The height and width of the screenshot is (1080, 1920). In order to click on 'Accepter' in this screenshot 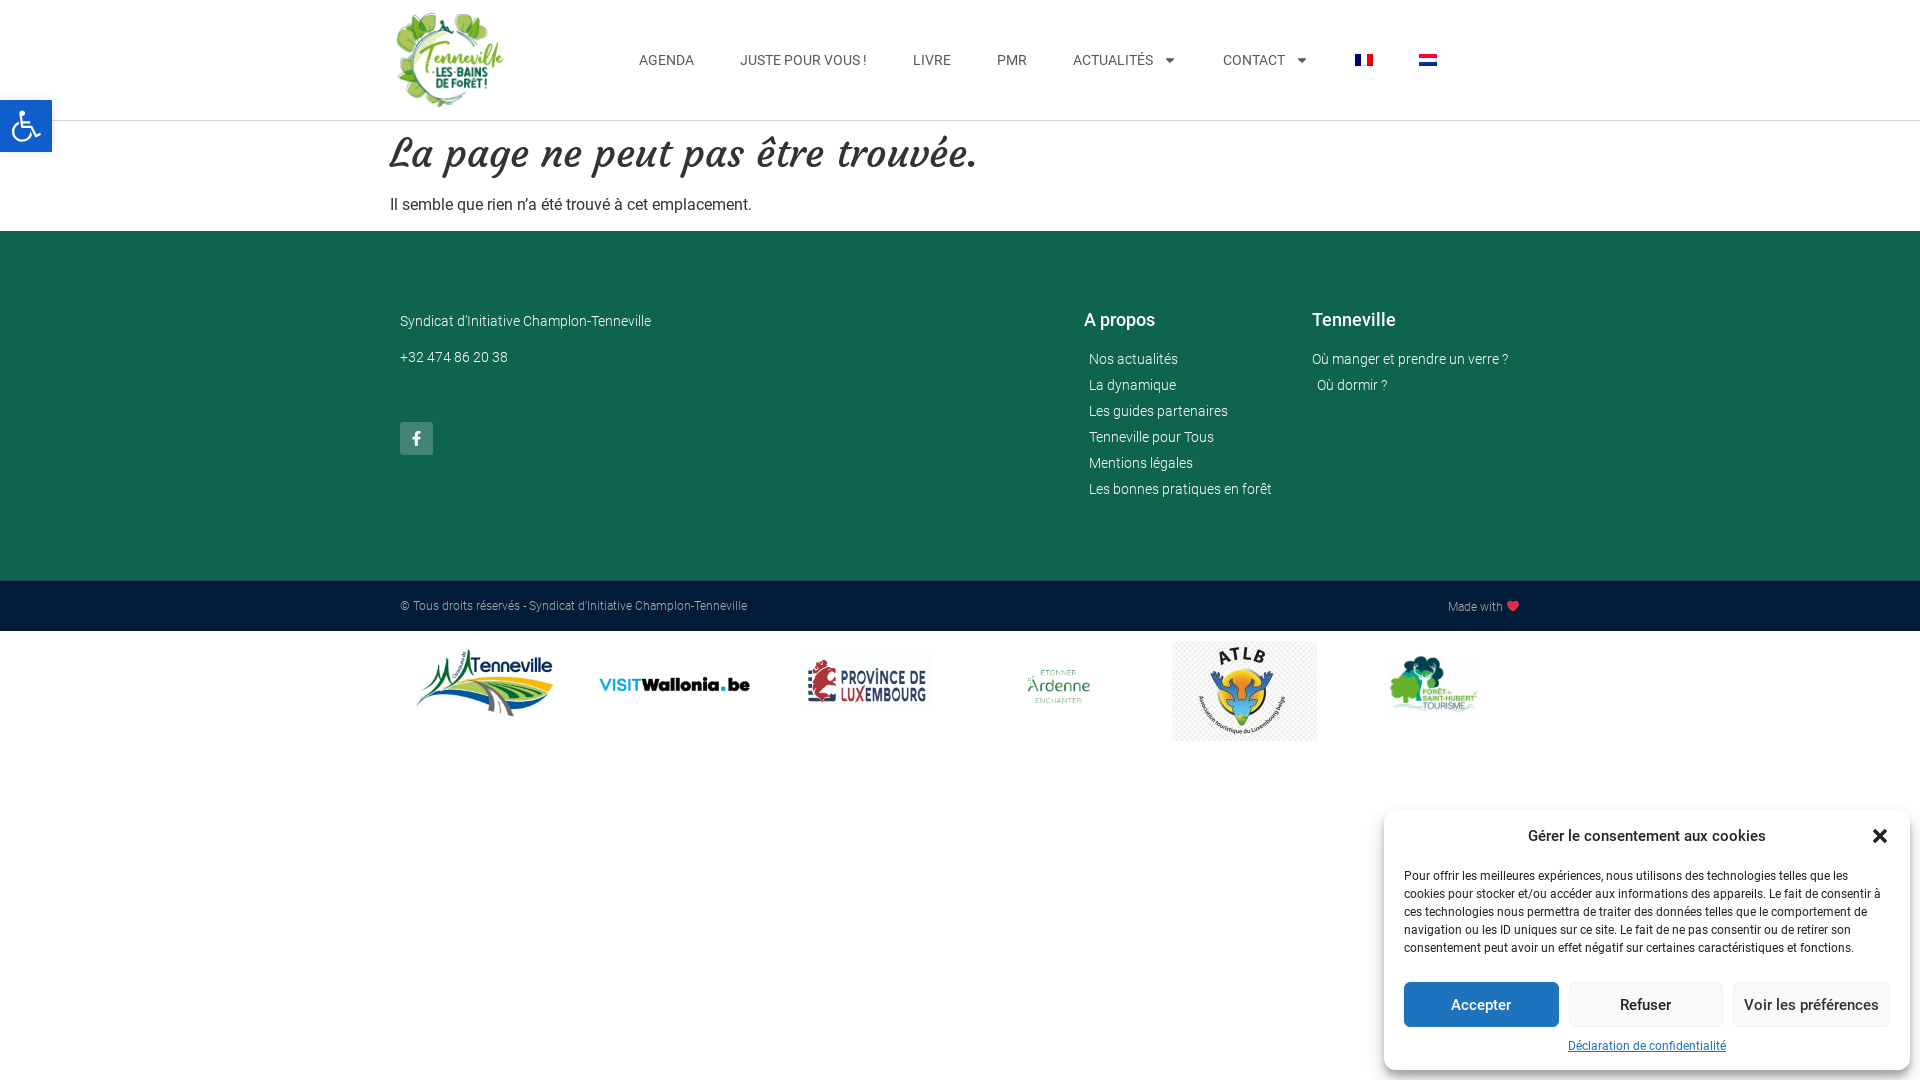, I will do `click(1481, 1004)`.